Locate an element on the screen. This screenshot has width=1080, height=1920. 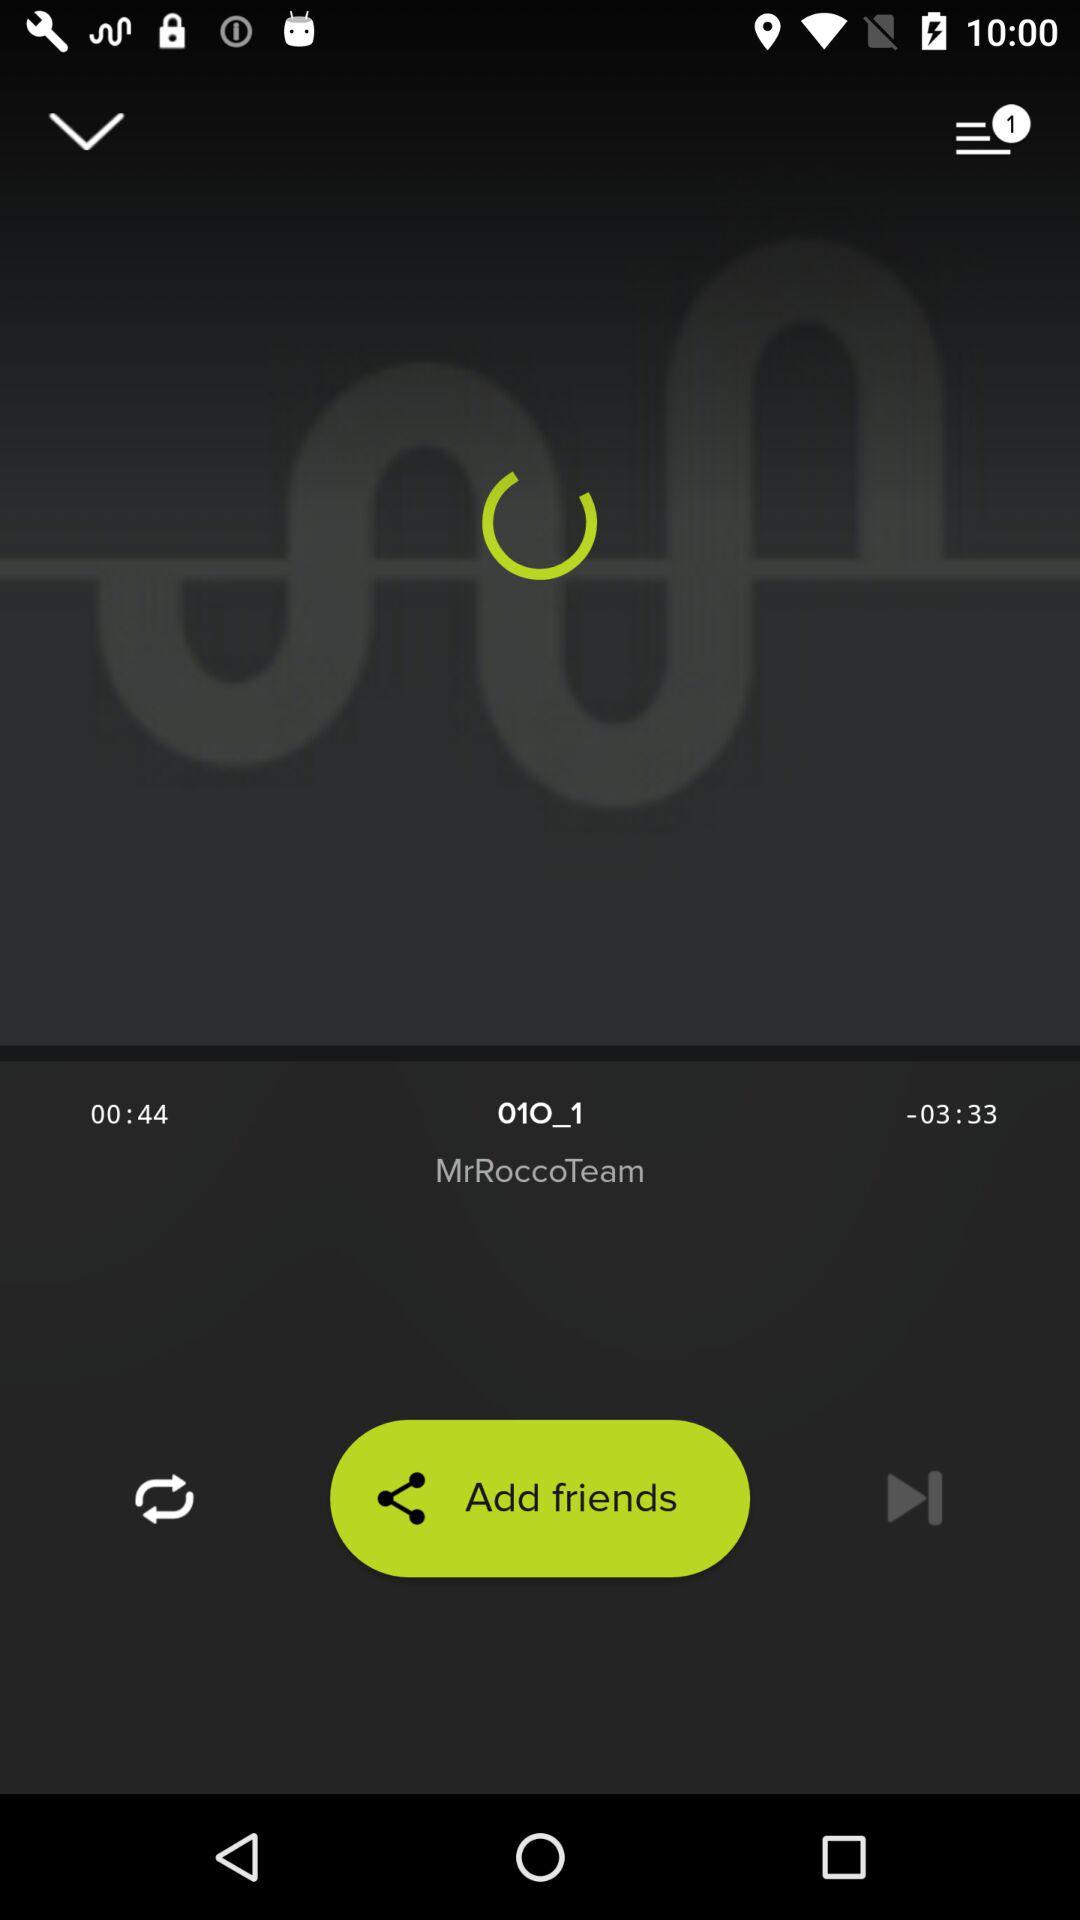
the playlist icon is located at coordinates (993, 130).